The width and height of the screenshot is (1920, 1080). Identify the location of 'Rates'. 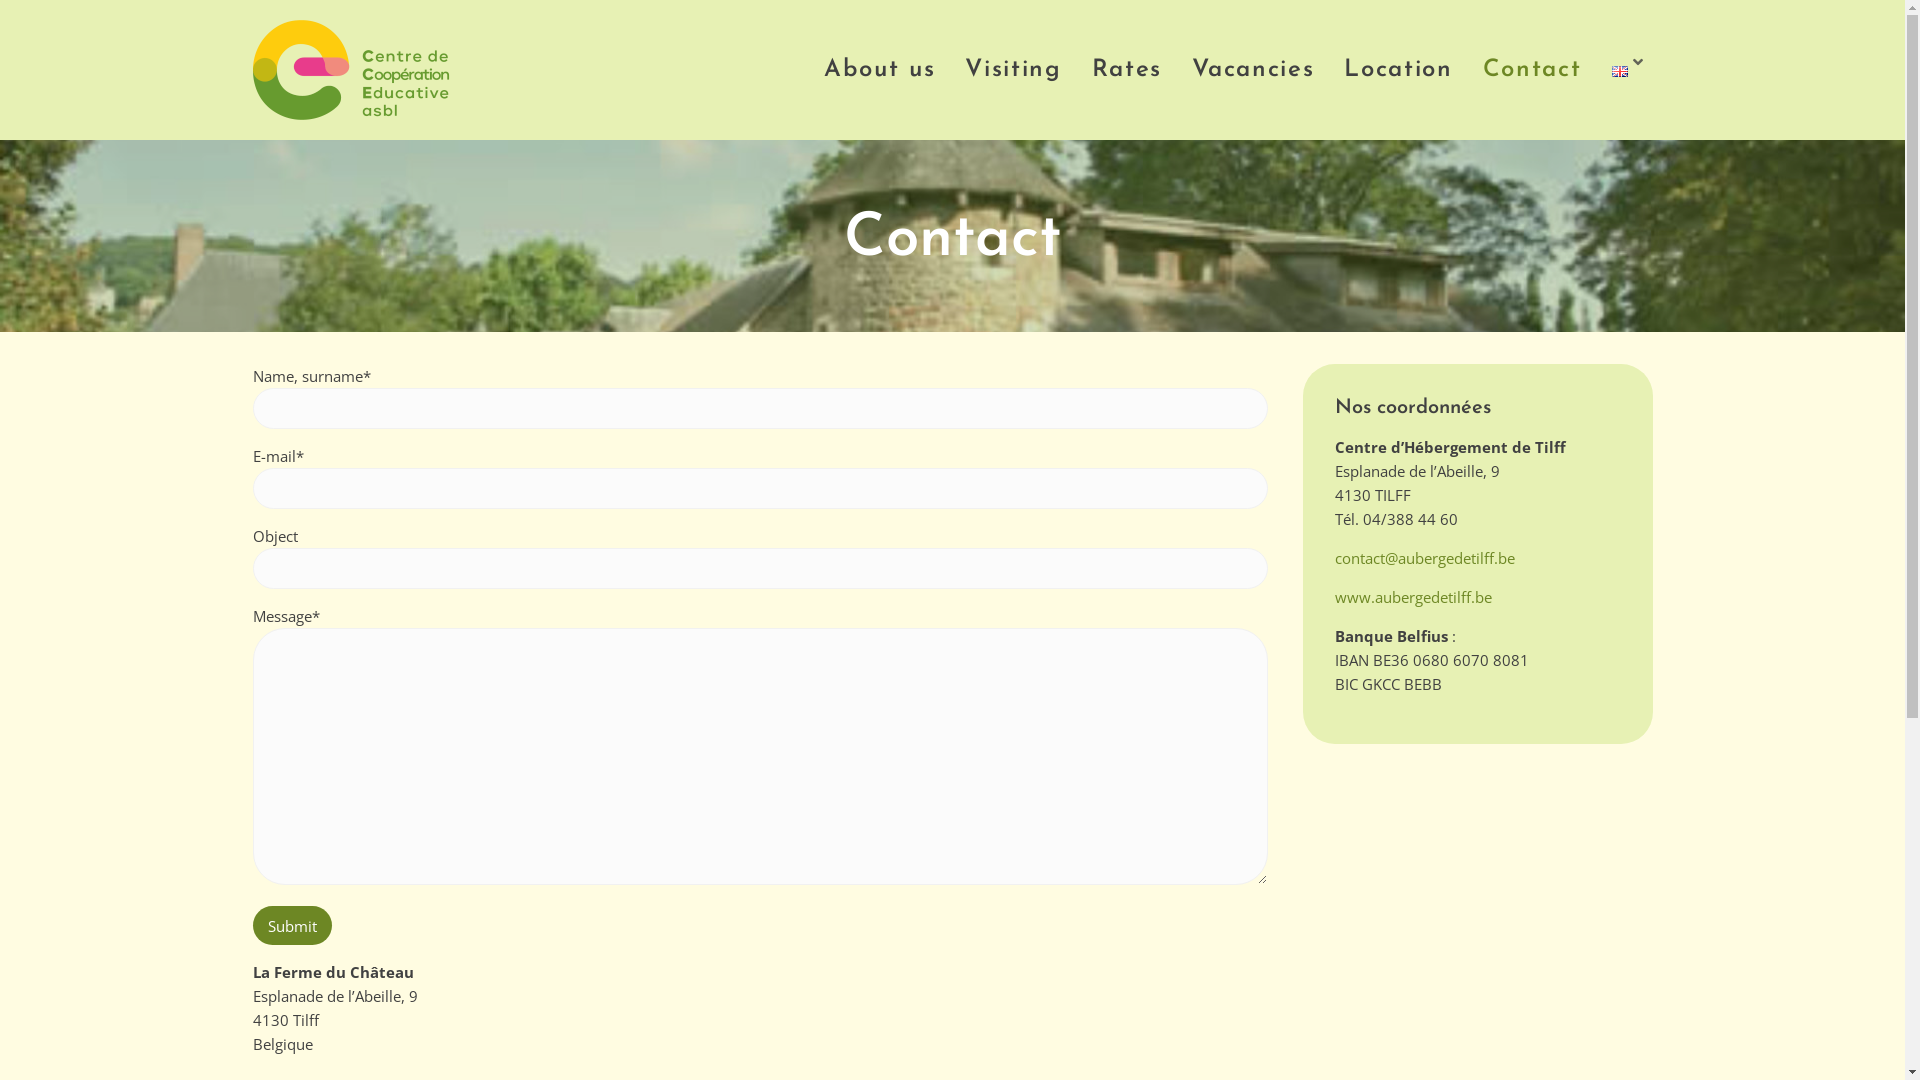
(1127, 68).